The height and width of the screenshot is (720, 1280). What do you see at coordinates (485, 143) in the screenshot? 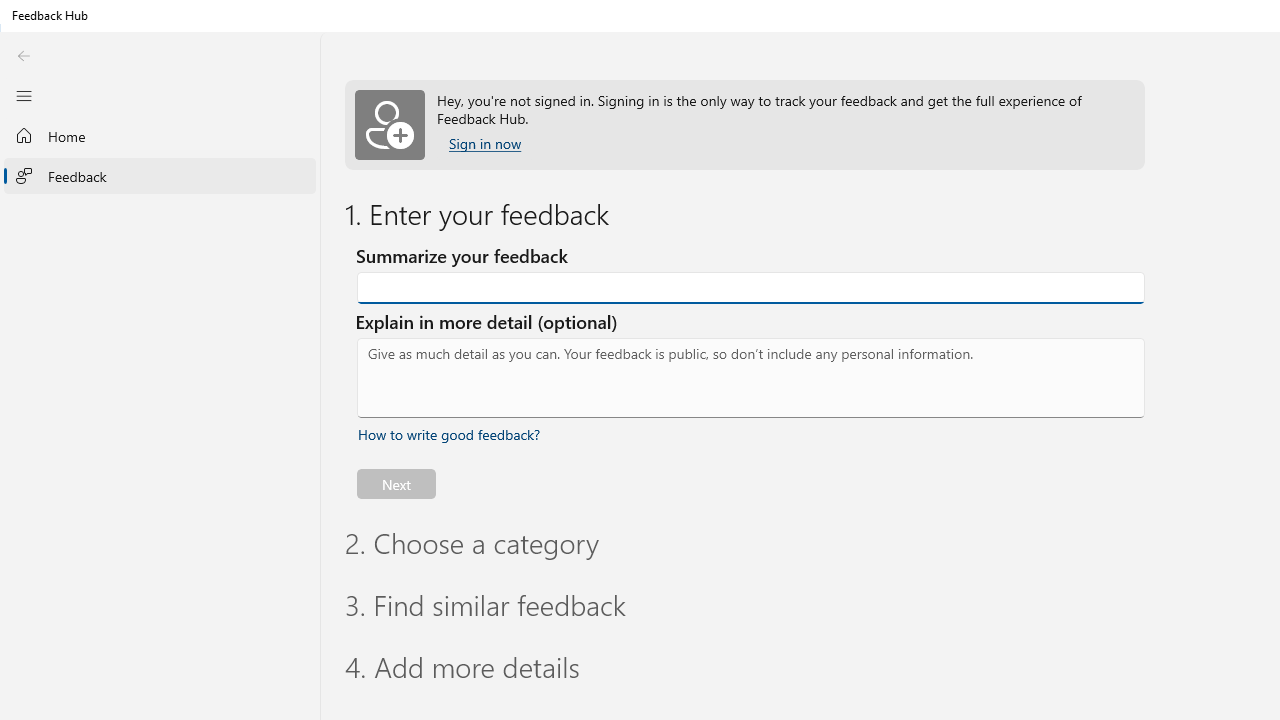
I see `'Sign in now'` at bounding box center [485, 143].